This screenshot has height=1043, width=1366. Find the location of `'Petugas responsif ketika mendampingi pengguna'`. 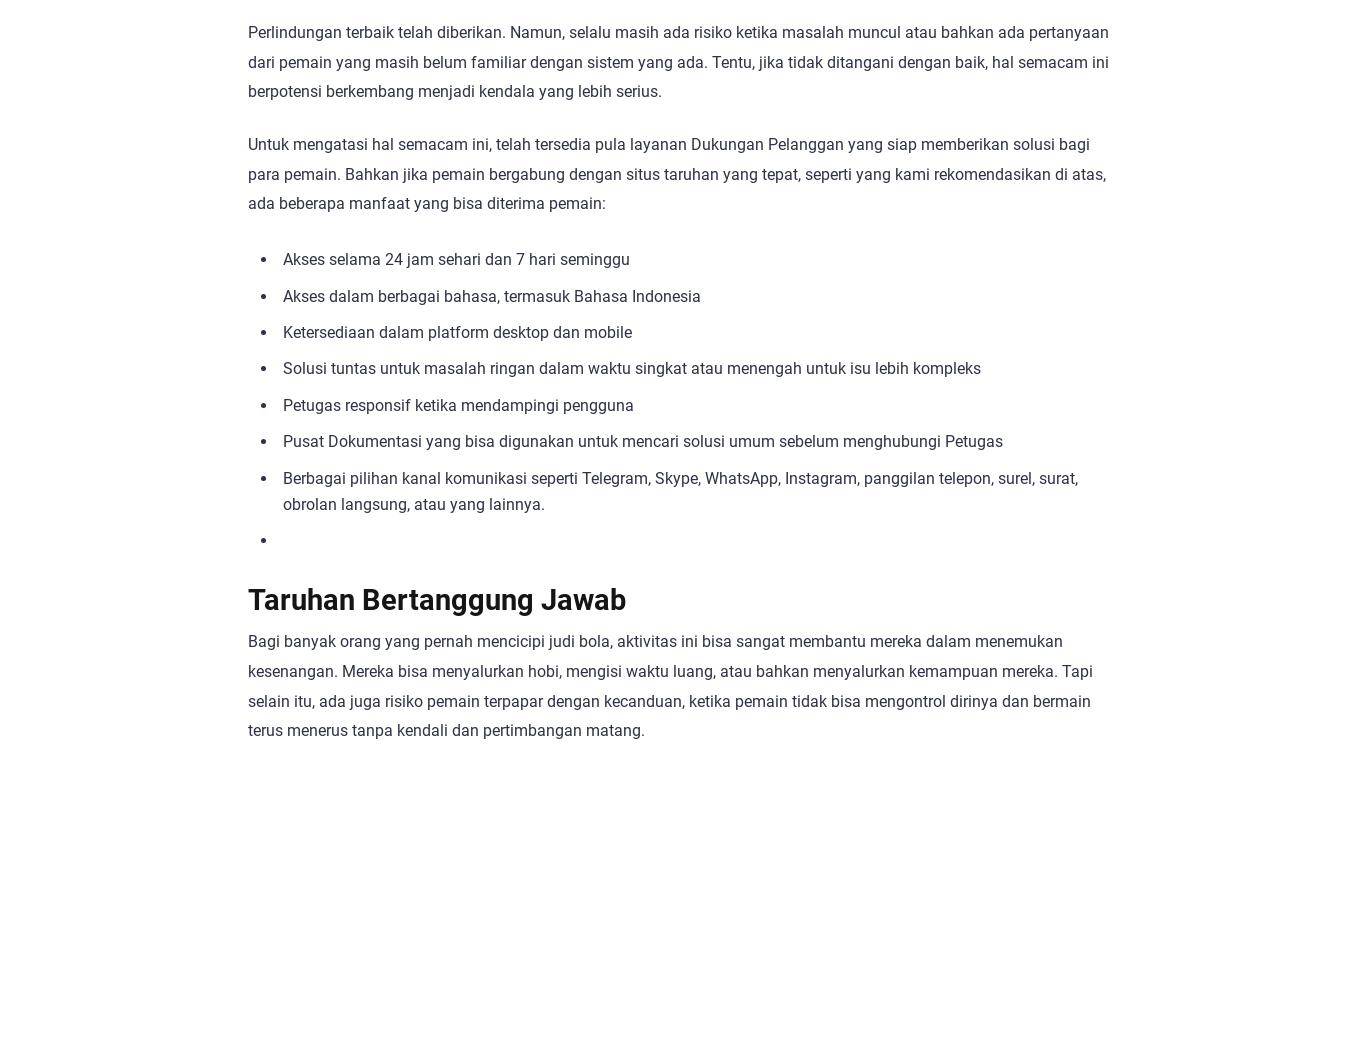

'Petugas responsif ketika mendampingi pengguna' is located at coordinates (458, 404).